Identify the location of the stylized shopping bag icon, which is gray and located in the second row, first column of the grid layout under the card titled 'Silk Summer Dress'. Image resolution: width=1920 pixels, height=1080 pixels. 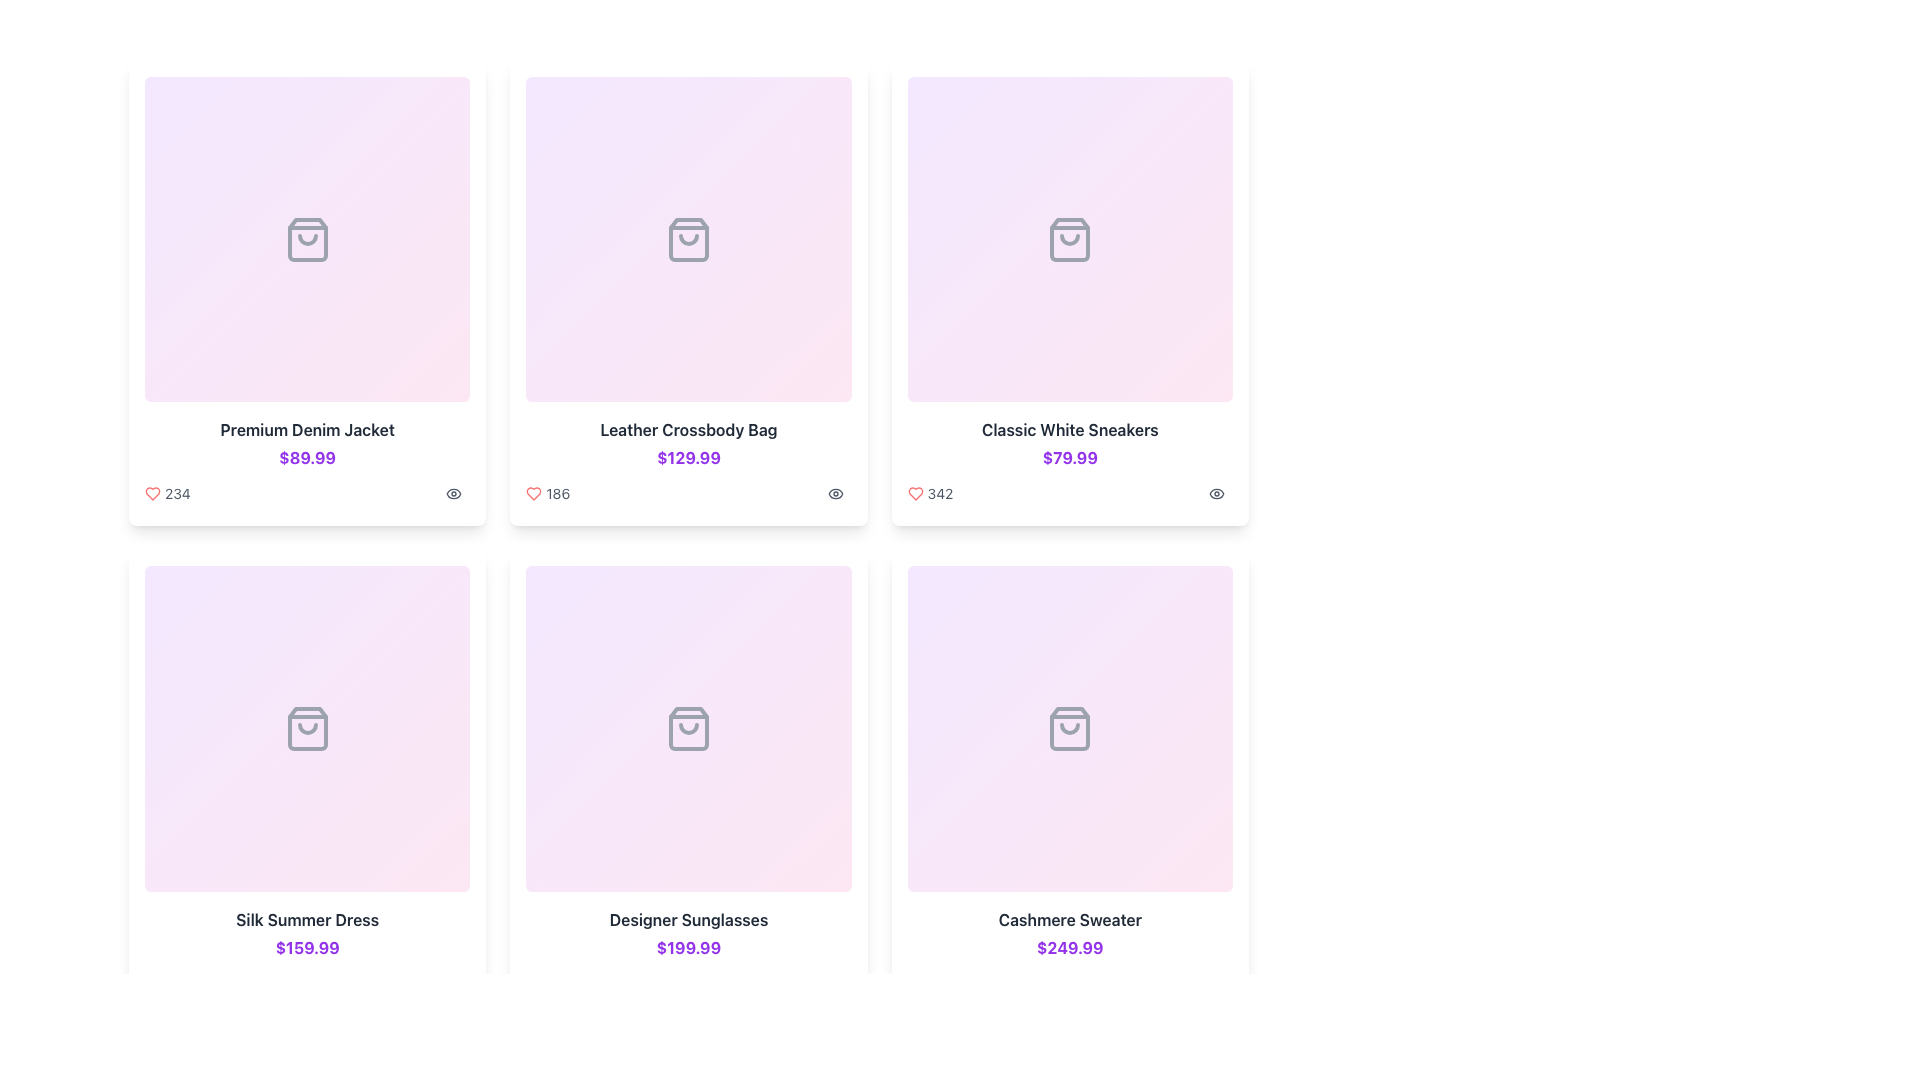
(306, 729).